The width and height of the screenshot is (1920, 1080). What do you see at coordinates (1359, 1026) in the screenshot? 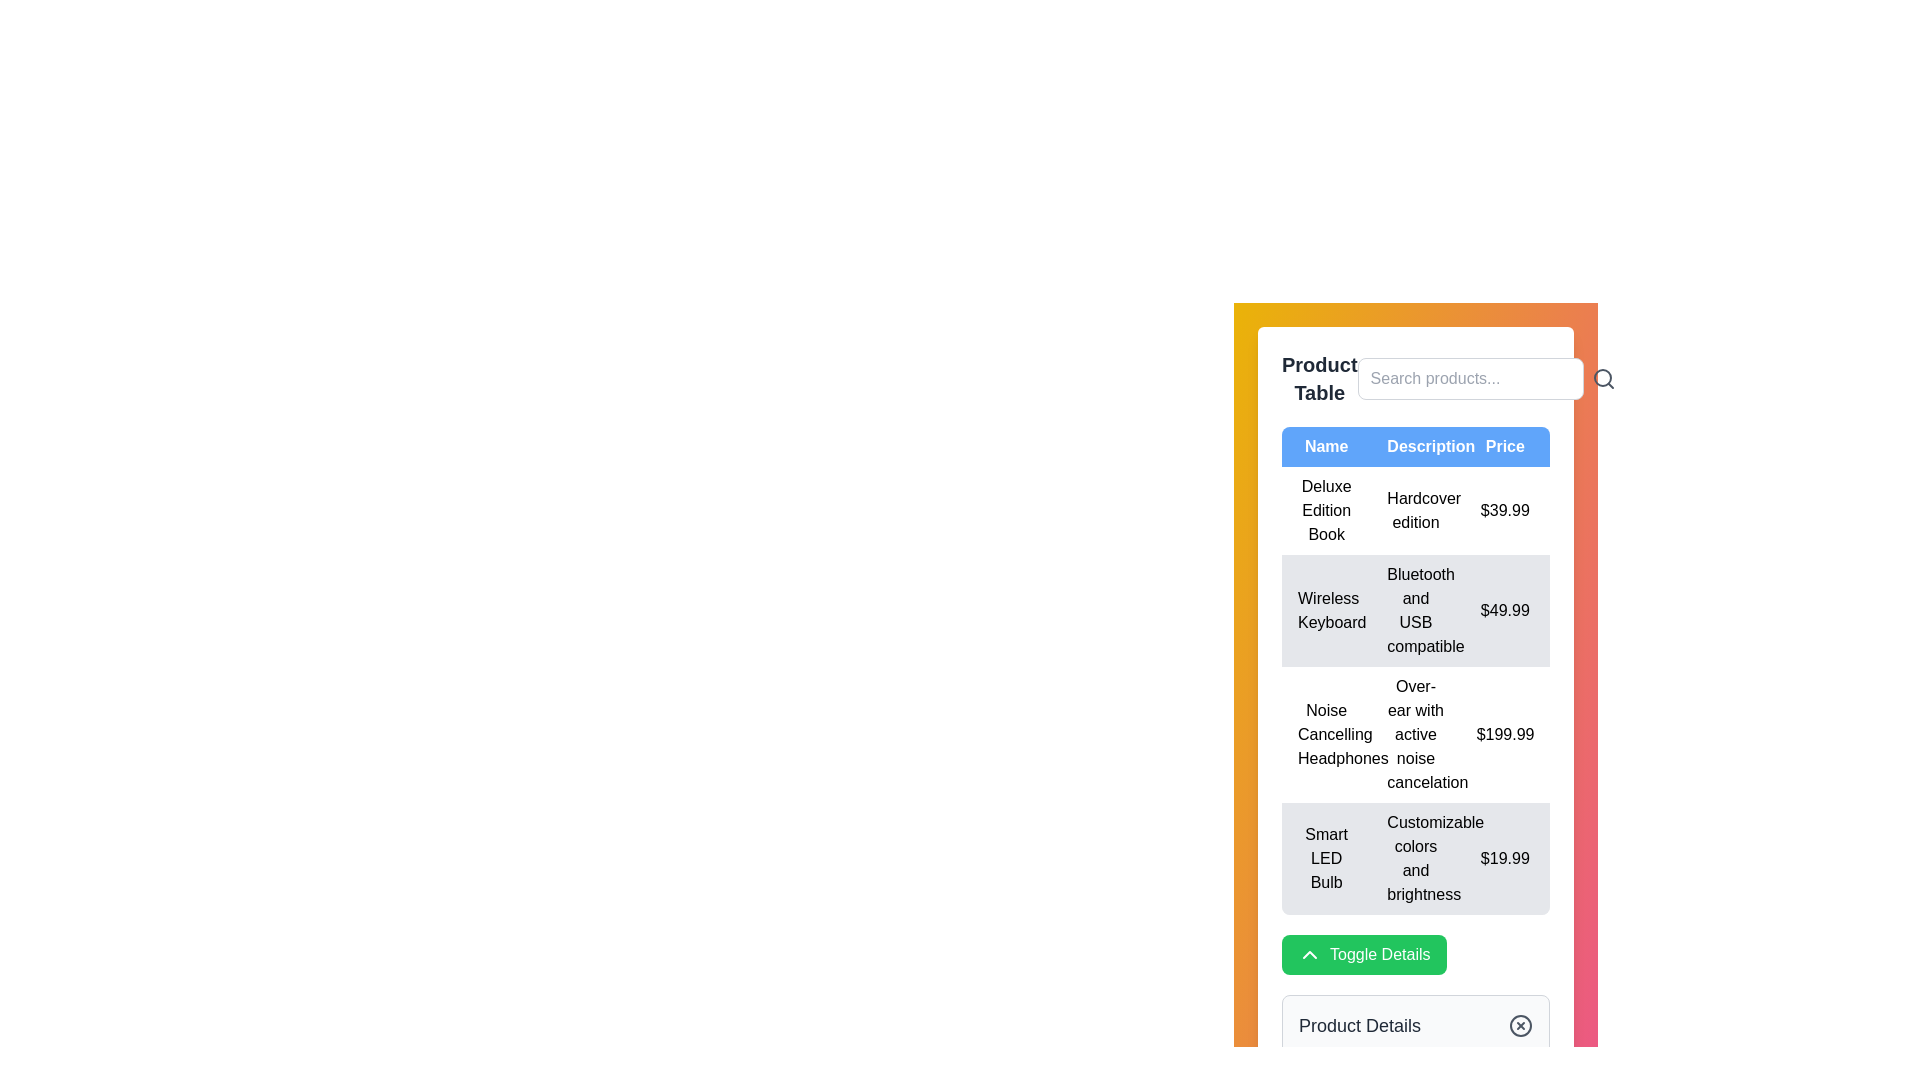
I see `the text label that reads 'Product Details', which is styled in dark gray and located towards the bottom of the interface` at bounding box center [1359, 1026].